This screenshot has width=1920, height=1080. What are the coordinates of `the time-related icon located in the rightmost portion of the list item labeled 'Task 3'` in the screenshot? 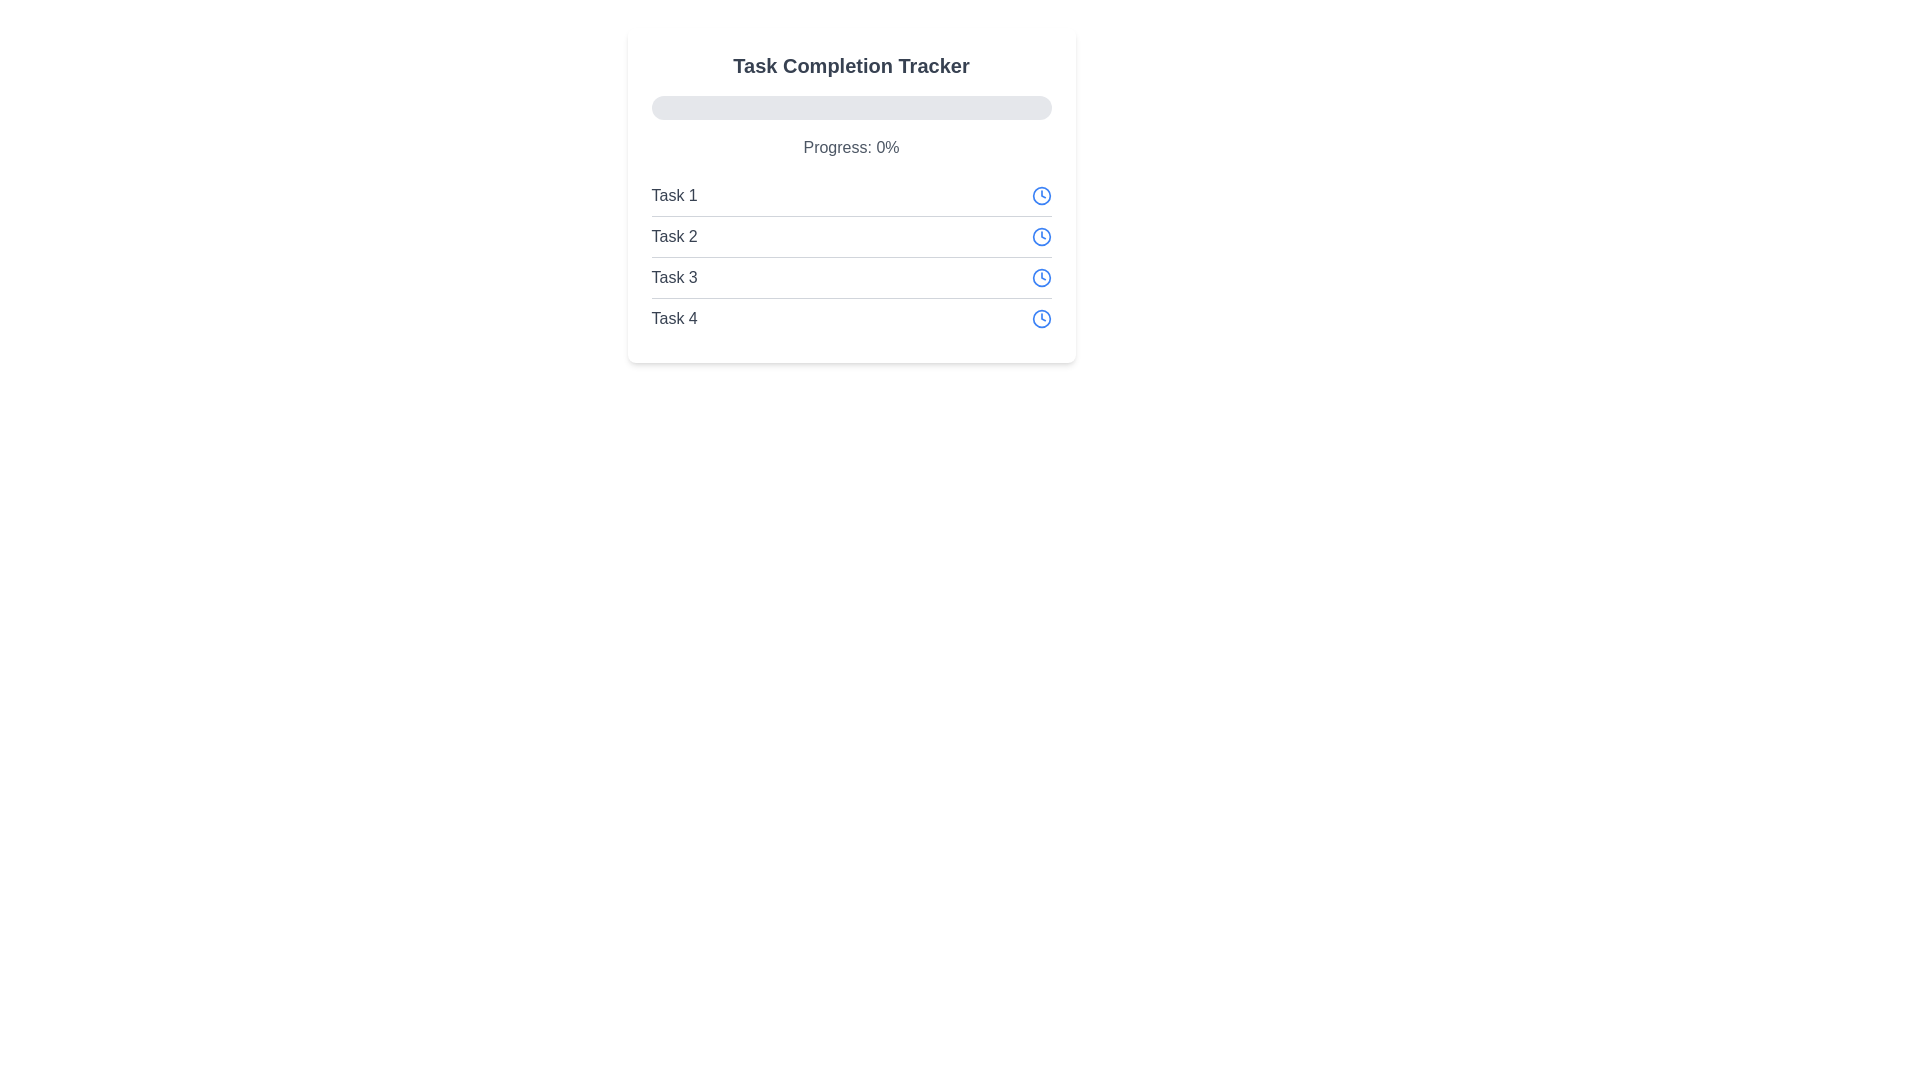 It's located at (1040, 277).